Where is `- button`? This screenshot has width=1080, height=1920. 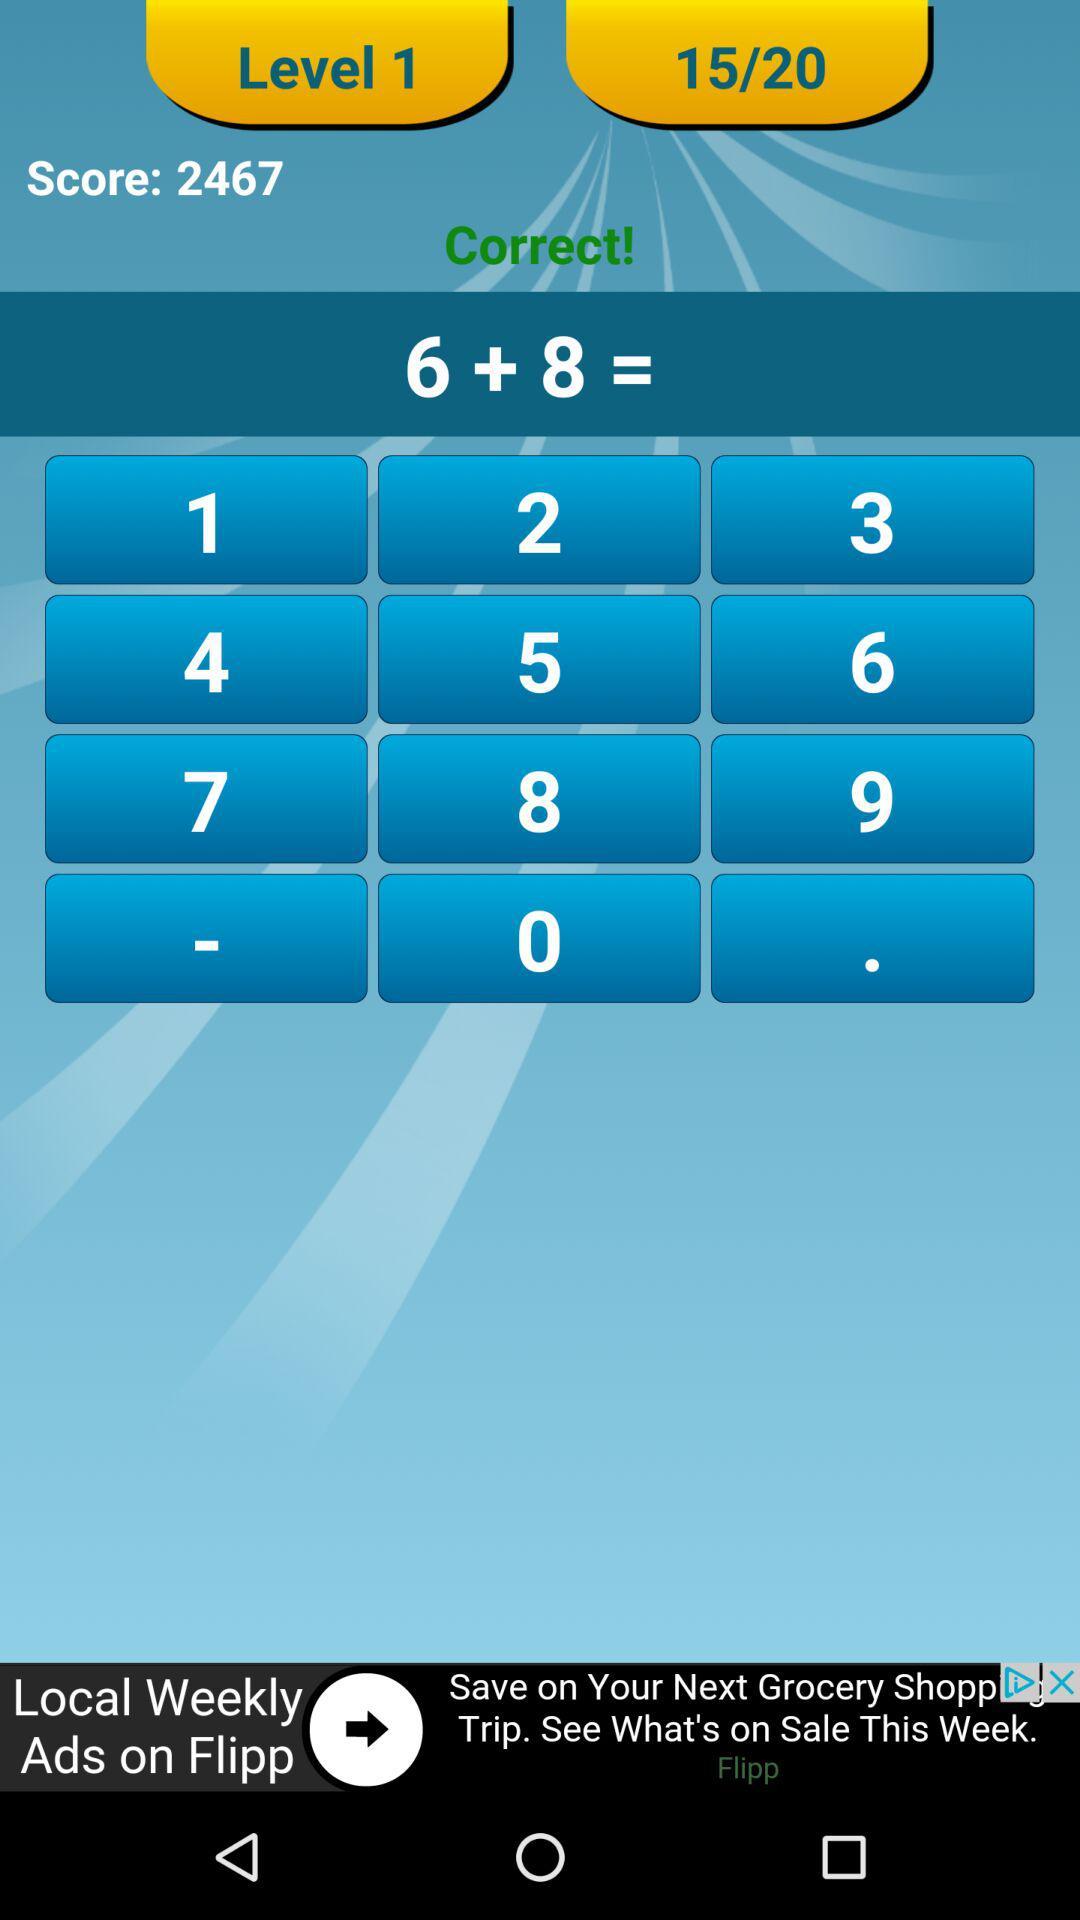
- button is located at coordinates (206, 937).